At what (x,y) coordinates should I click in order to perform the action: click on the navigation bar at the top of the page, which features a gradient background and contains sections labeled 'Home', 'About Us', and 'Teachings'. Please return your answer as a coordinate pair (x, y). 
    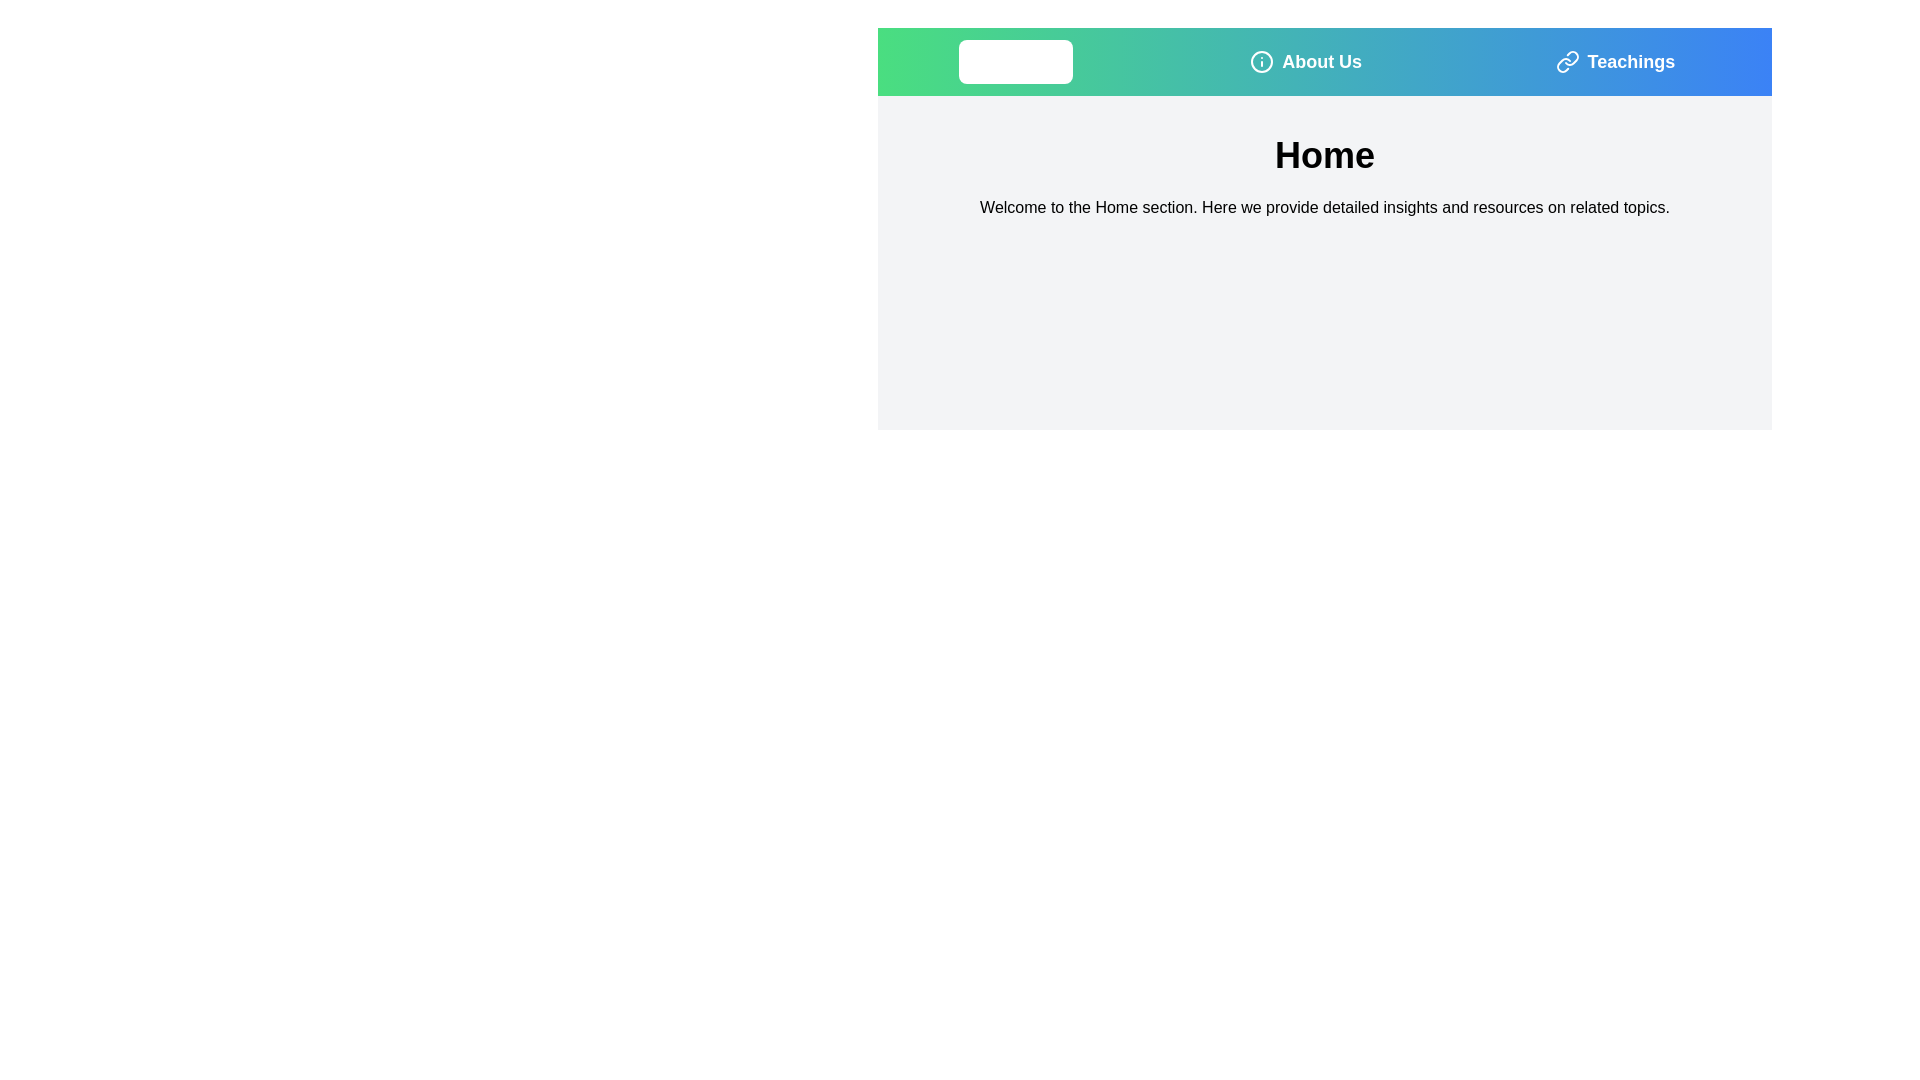
    Looking at the image, I should click on (1324, 60).